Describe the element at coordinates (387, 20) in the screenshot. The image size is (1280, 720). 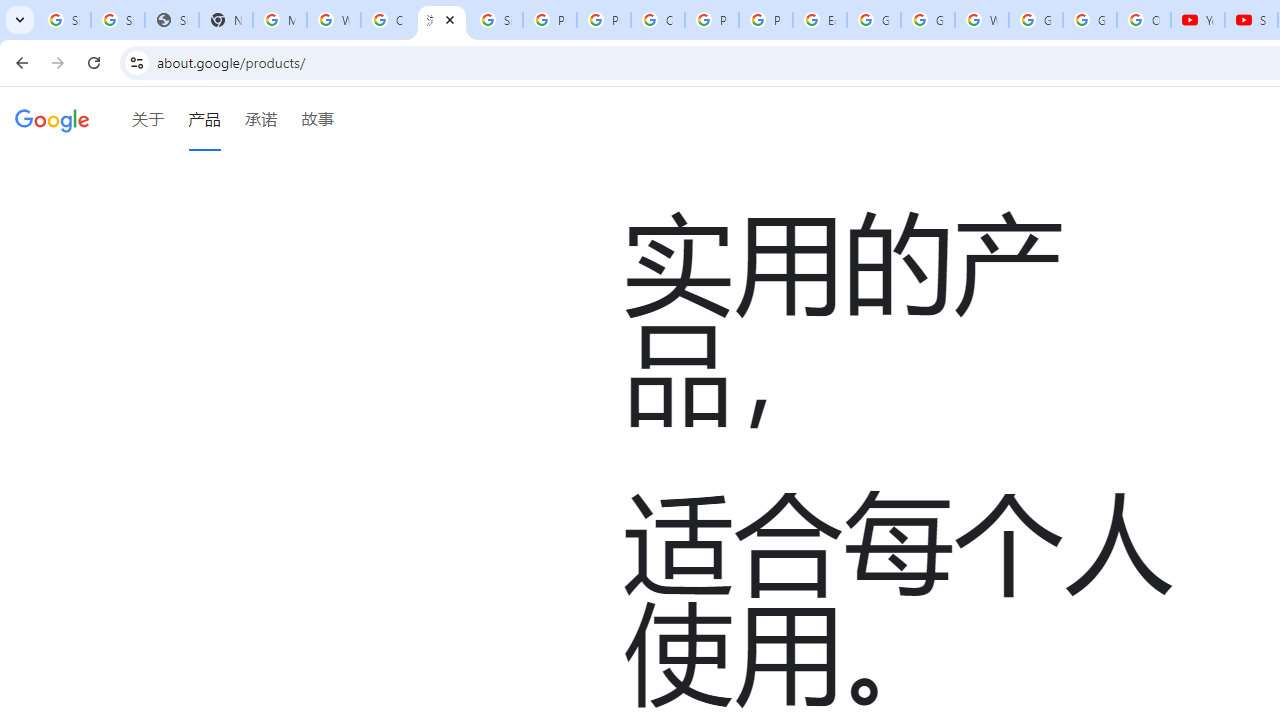
I see `'Create your Google Account'` at that location.